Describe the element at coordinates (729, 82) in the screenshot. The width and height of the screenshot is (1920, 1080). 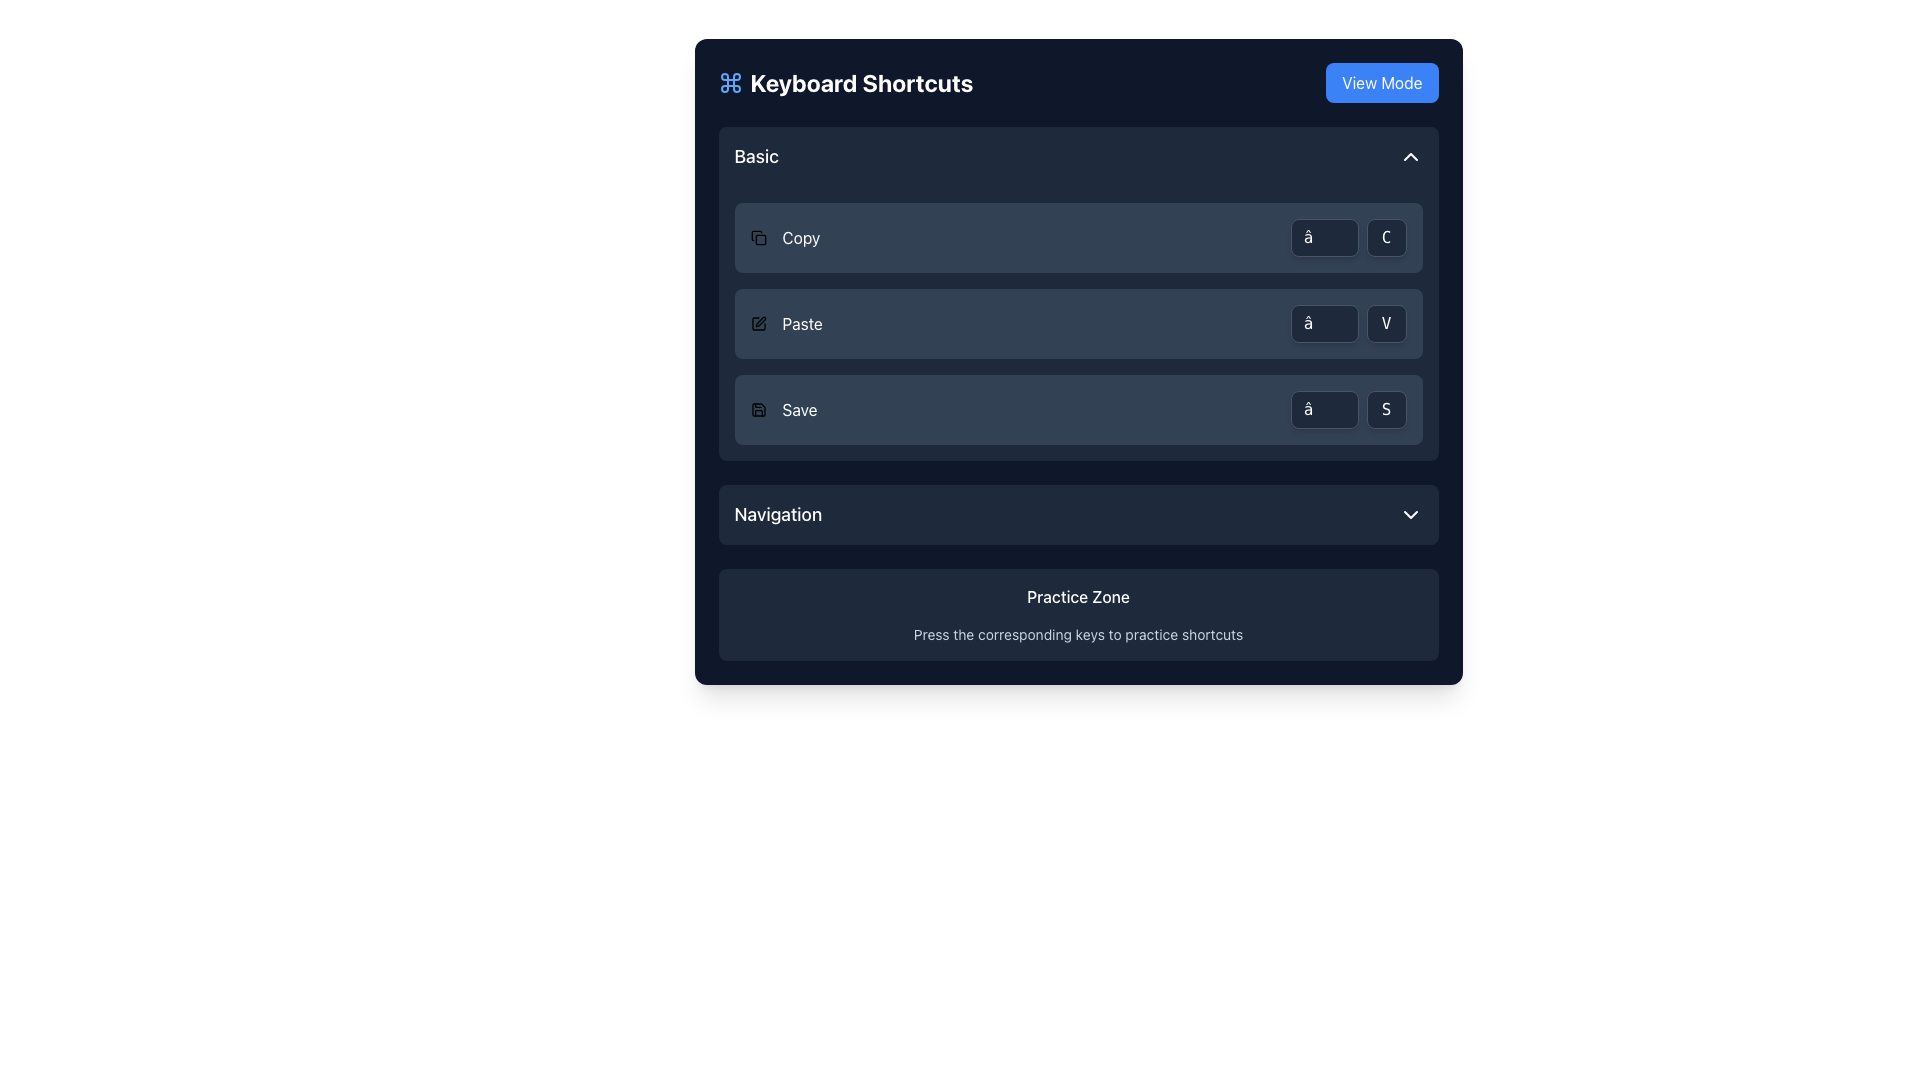
I see `the decorative graphic icon located at the top-left corner of the modal, next to the 'Keyboard Shortcuts' title` at that location.